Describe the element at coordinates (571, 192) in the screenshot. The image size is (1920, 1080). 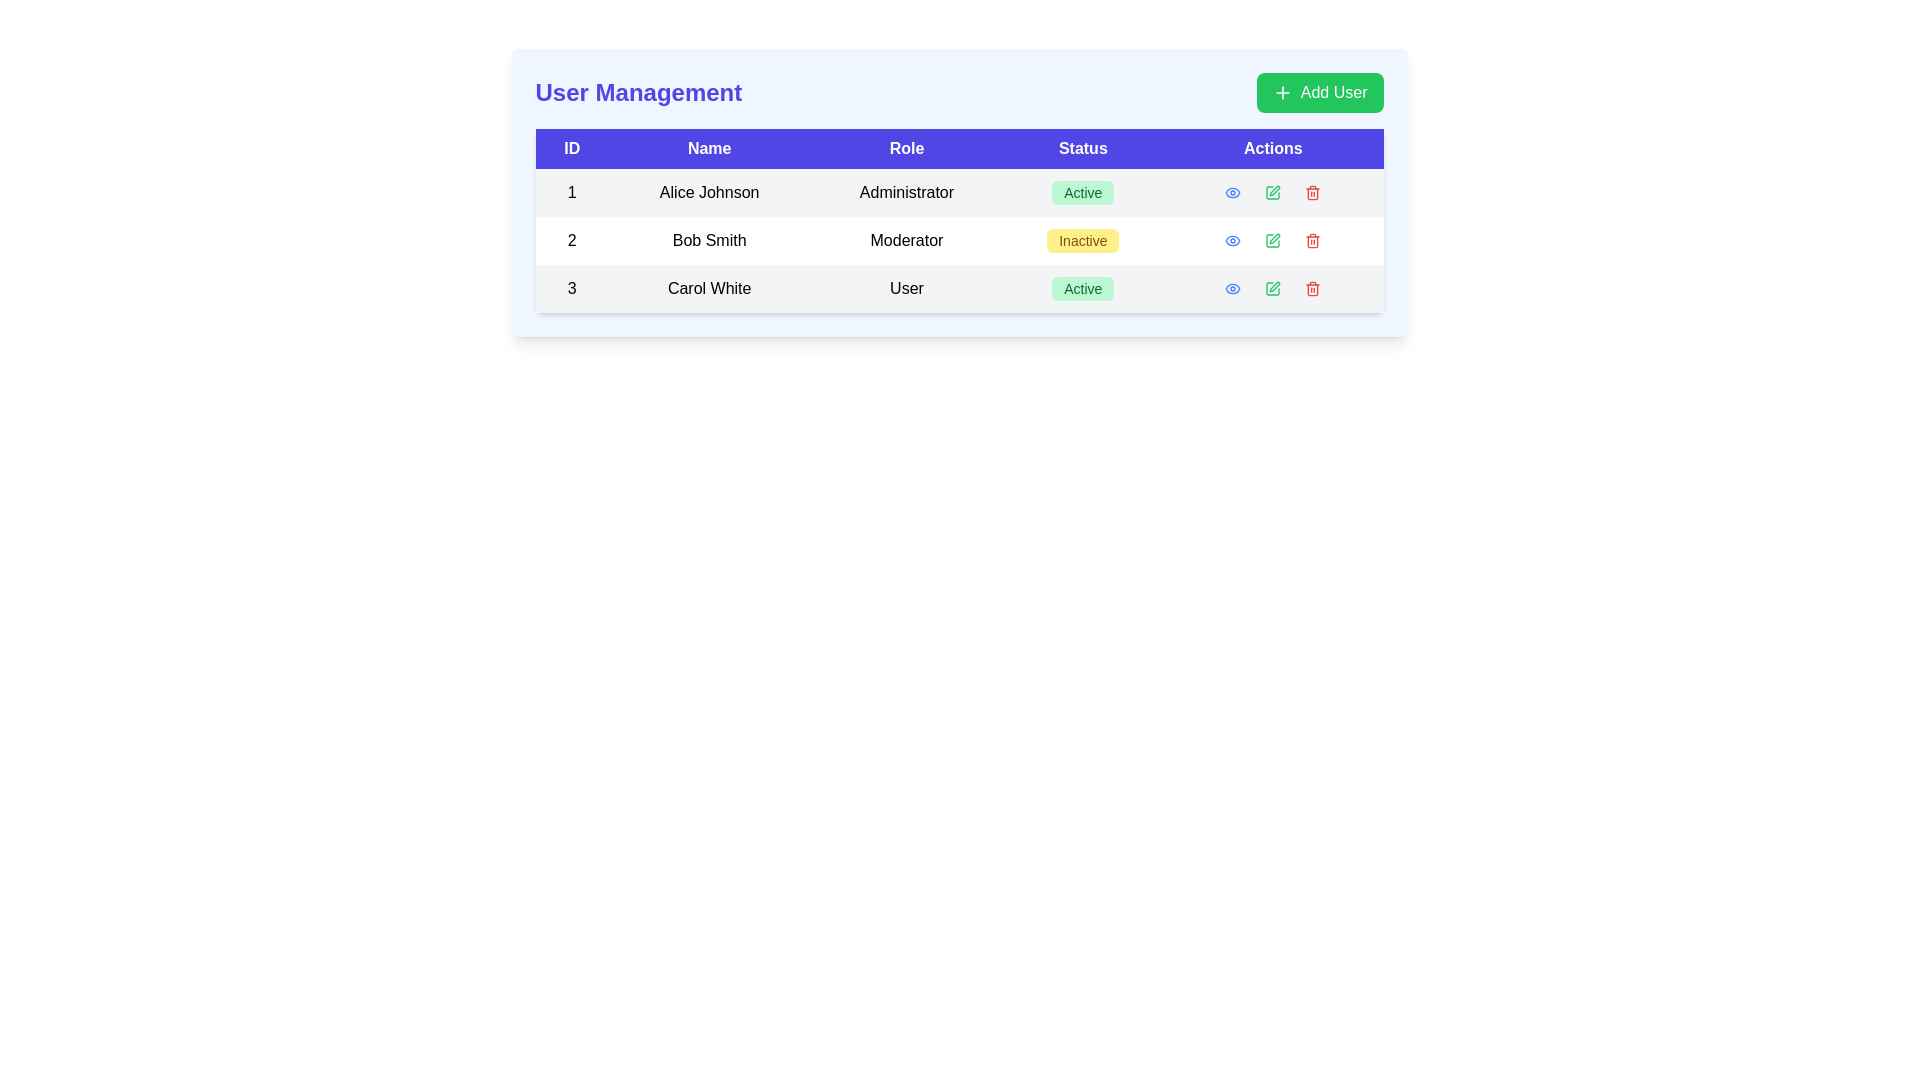
I see `text element displaying the number '1' in black text within the 'ID' column of the first row in the User Management table` at that location.